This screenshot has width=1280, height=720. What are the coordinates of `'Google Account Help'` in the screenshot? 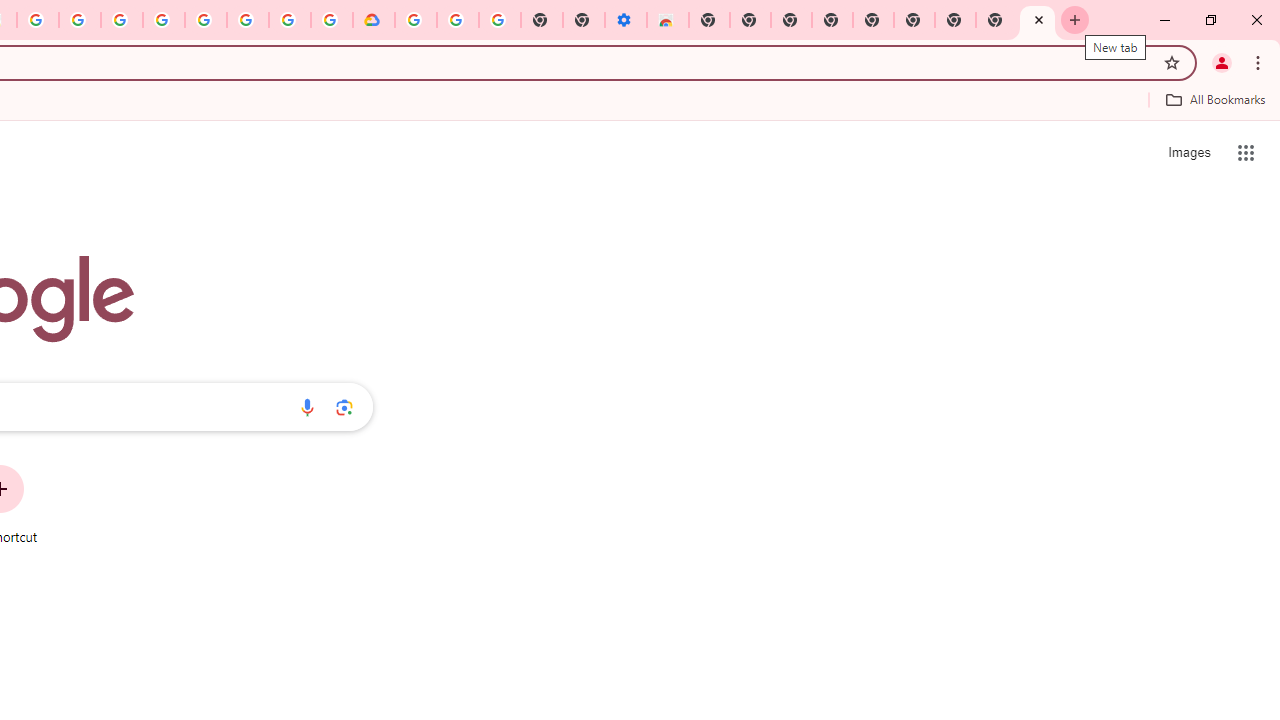 It's located at (206, 20).